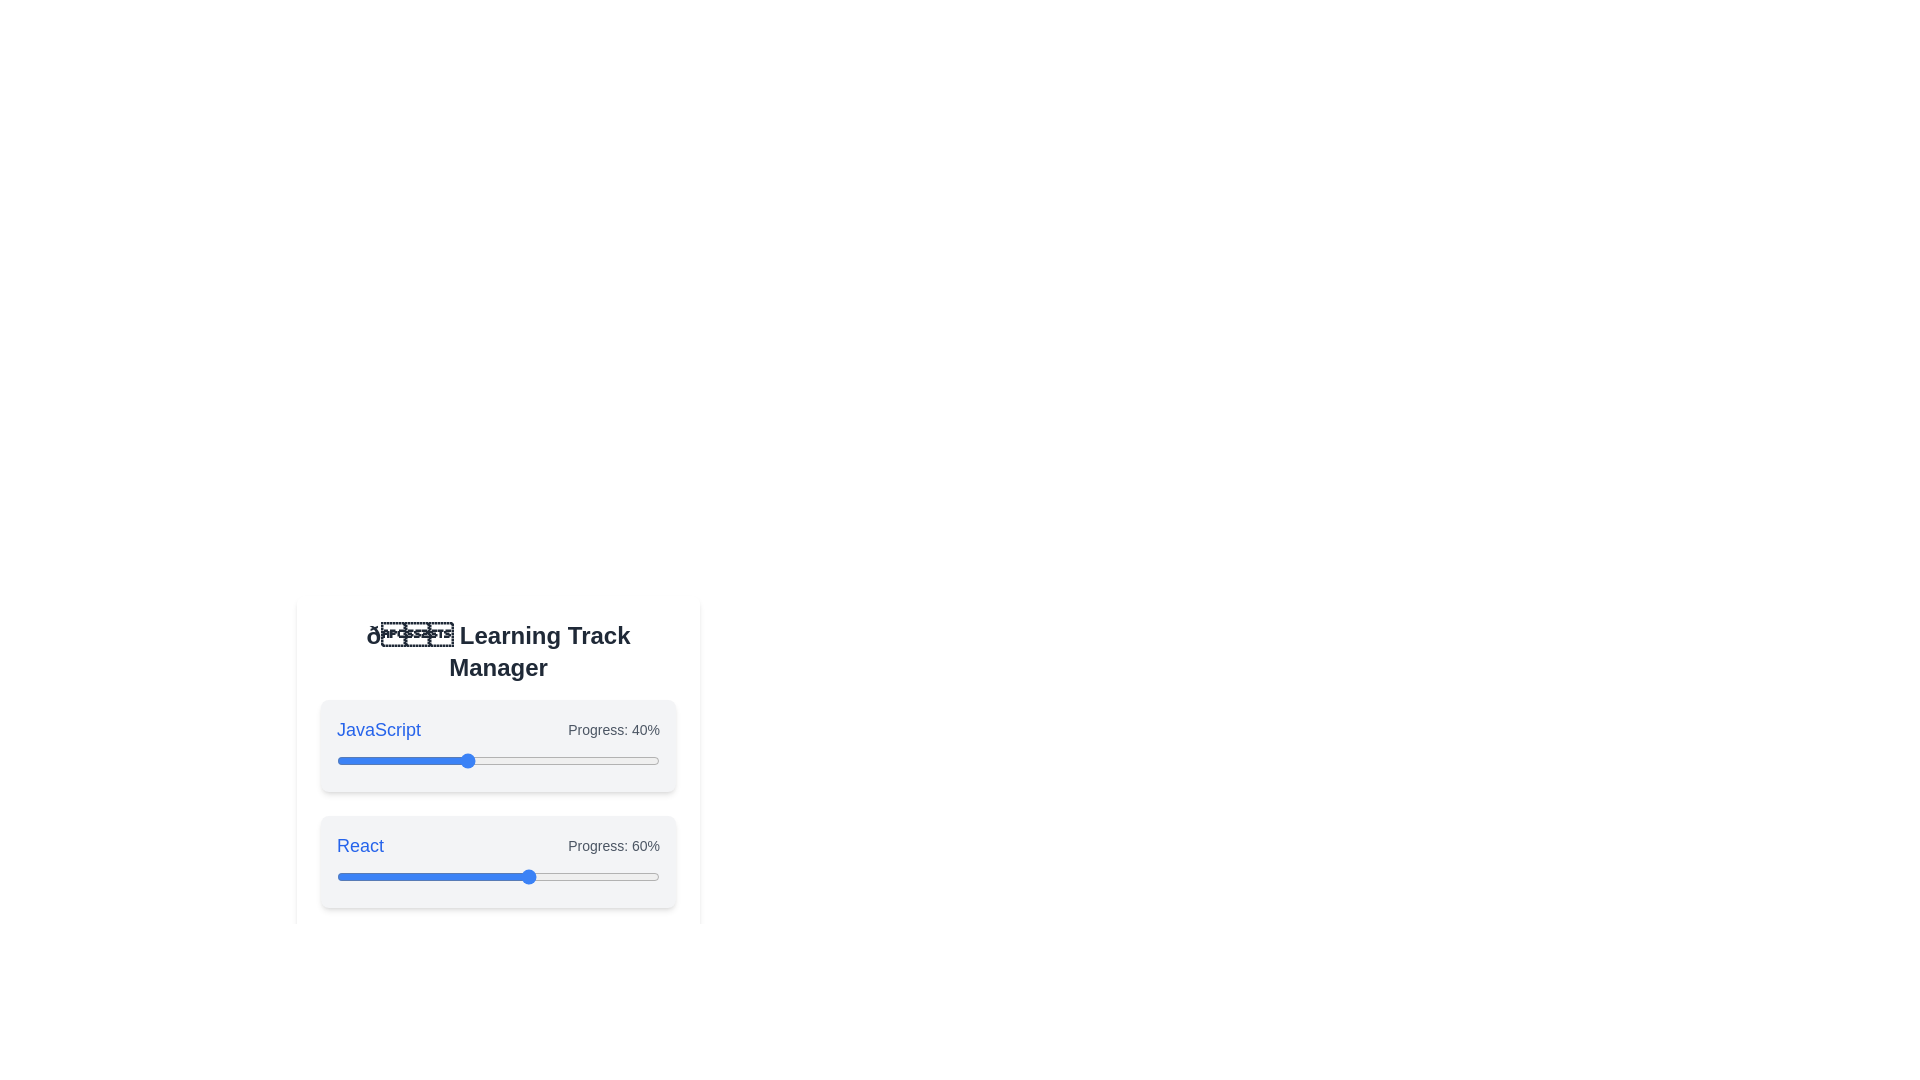  What do you see at coordinates (410, 760) in the screenshot?
I see `the progress for 'JavaScript' track` at bounding box center [410, 760].